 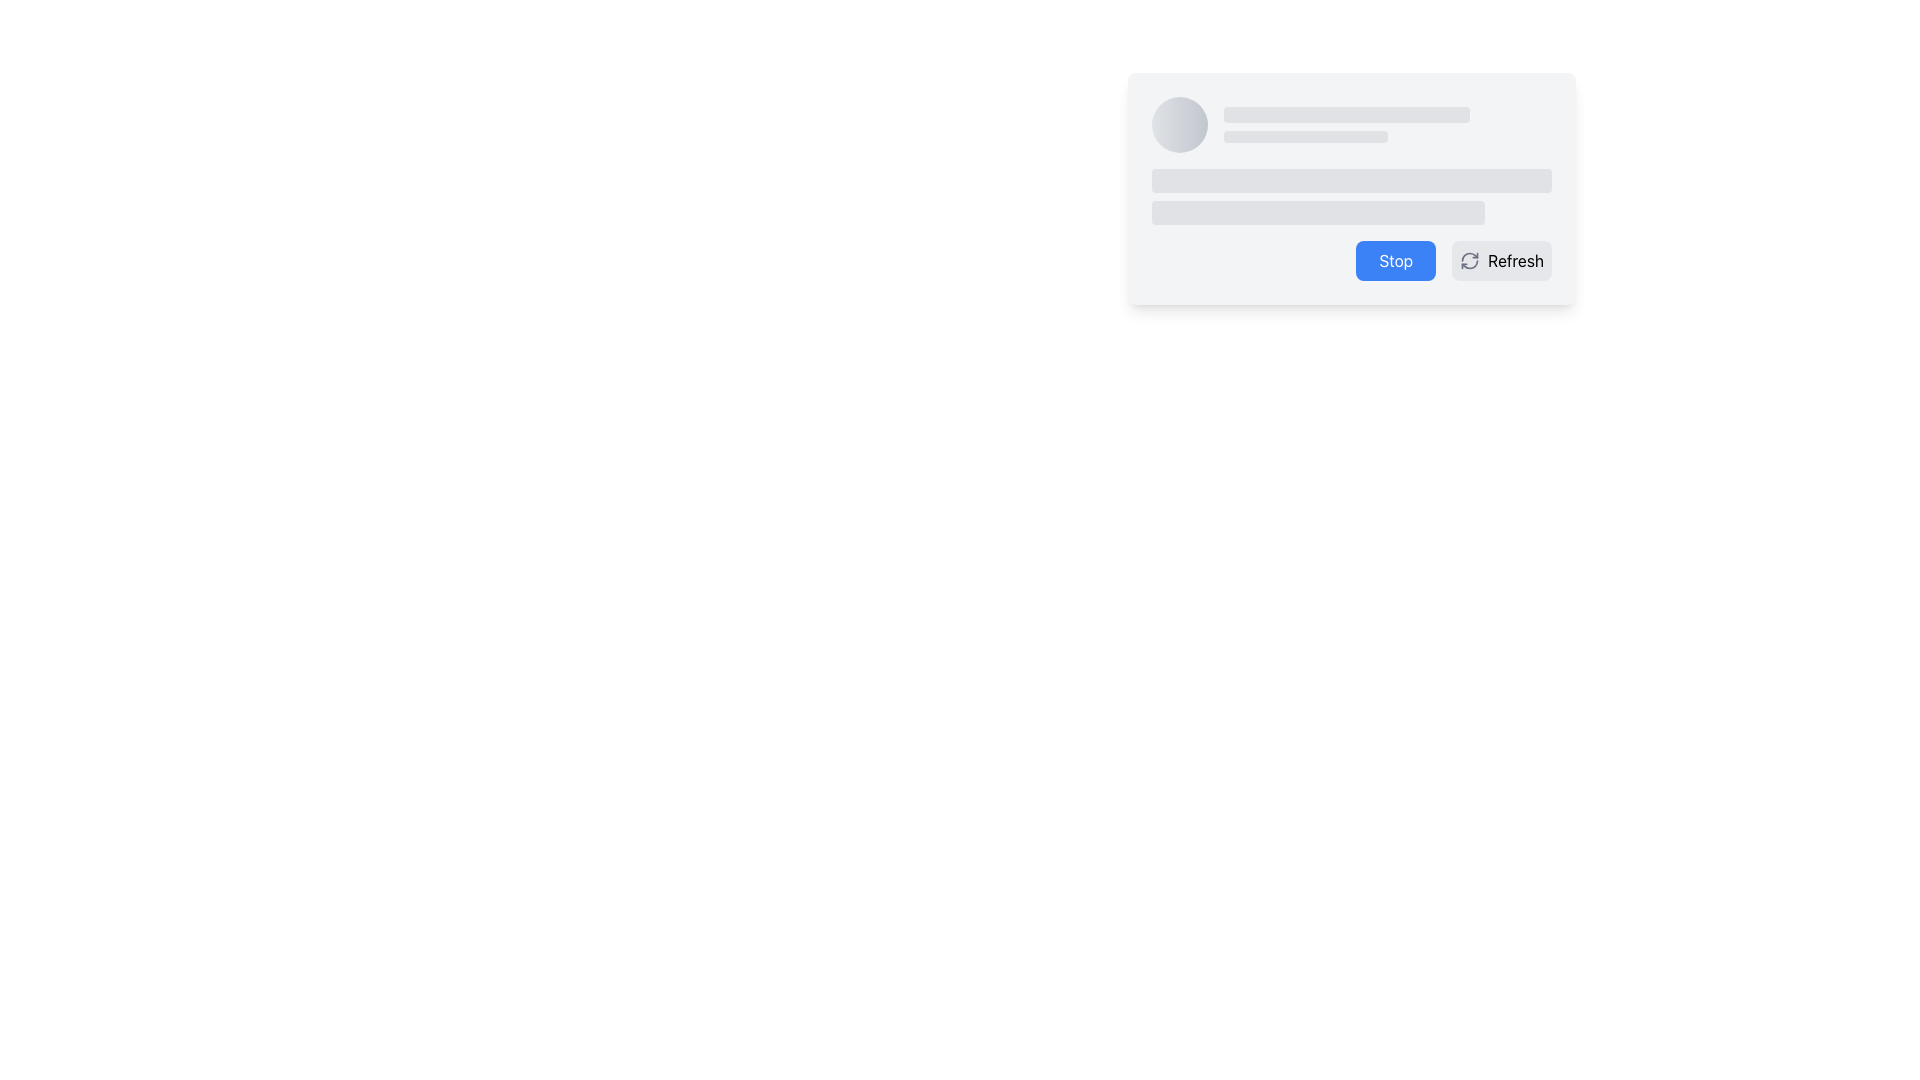 What do you see at coordinates (1352, 196) in the screenshot?
I see `the Loading Placeholder Component, which indicates a loading or skeleton state, positioned above the 'Stop' and 'Refresh' buttons` at bounding box center [1352, 196].